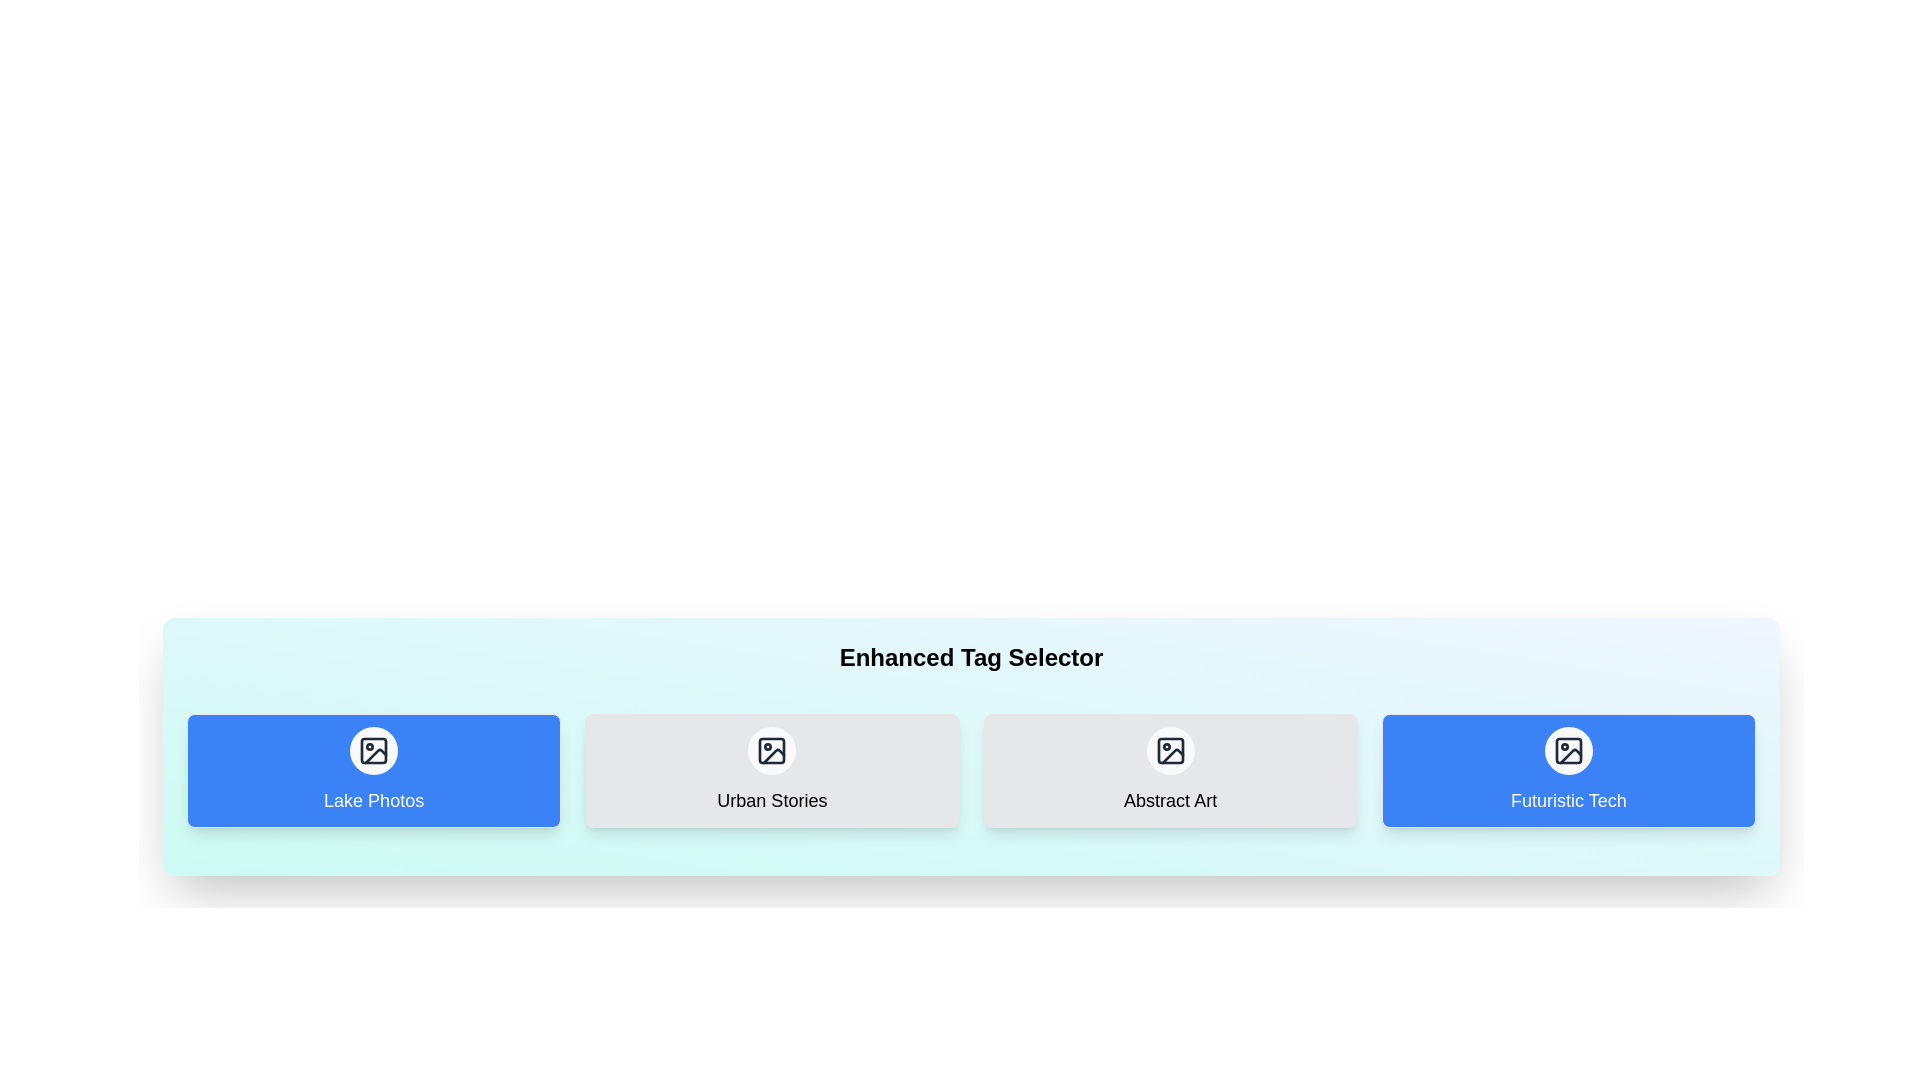 The image size is (1920, 1080). Describe the element at coordinates (374, 770) in the screenshot. I see `the tag identified by Lake Photos` at that location.